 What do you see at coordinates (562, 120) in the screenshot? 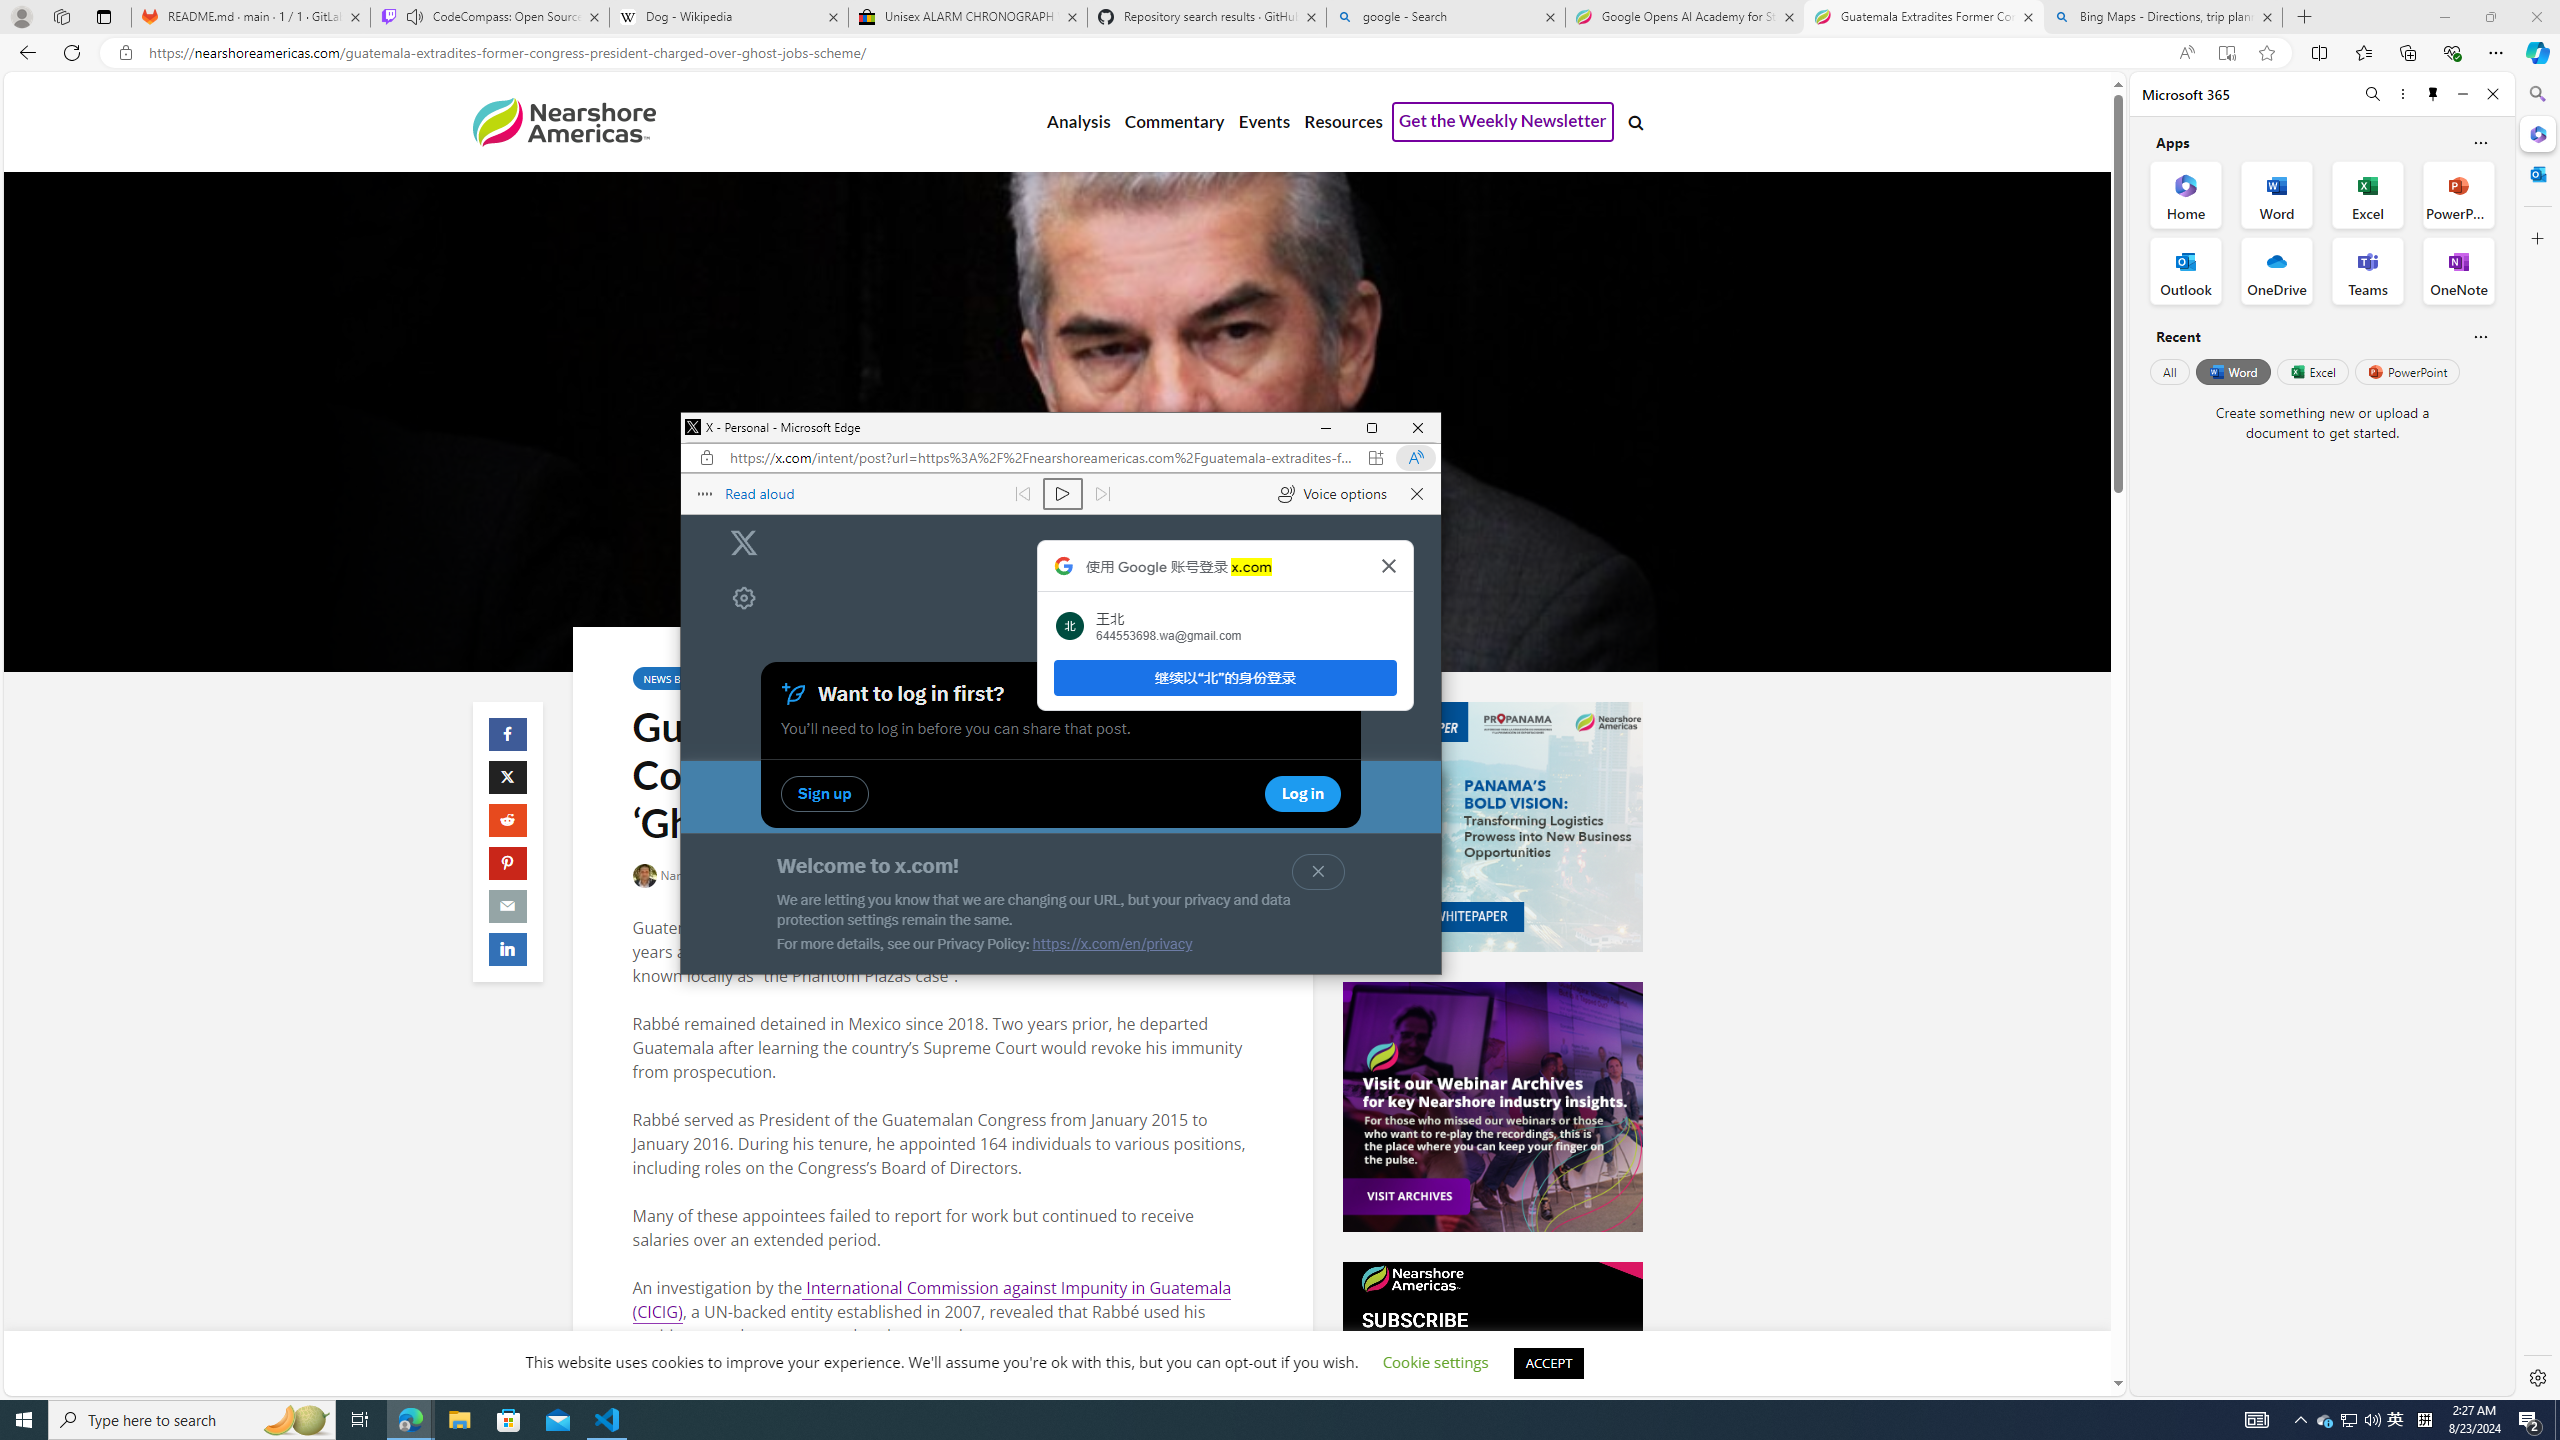
I see `'Nearshore Americas'` at bounding box center [562, 120].